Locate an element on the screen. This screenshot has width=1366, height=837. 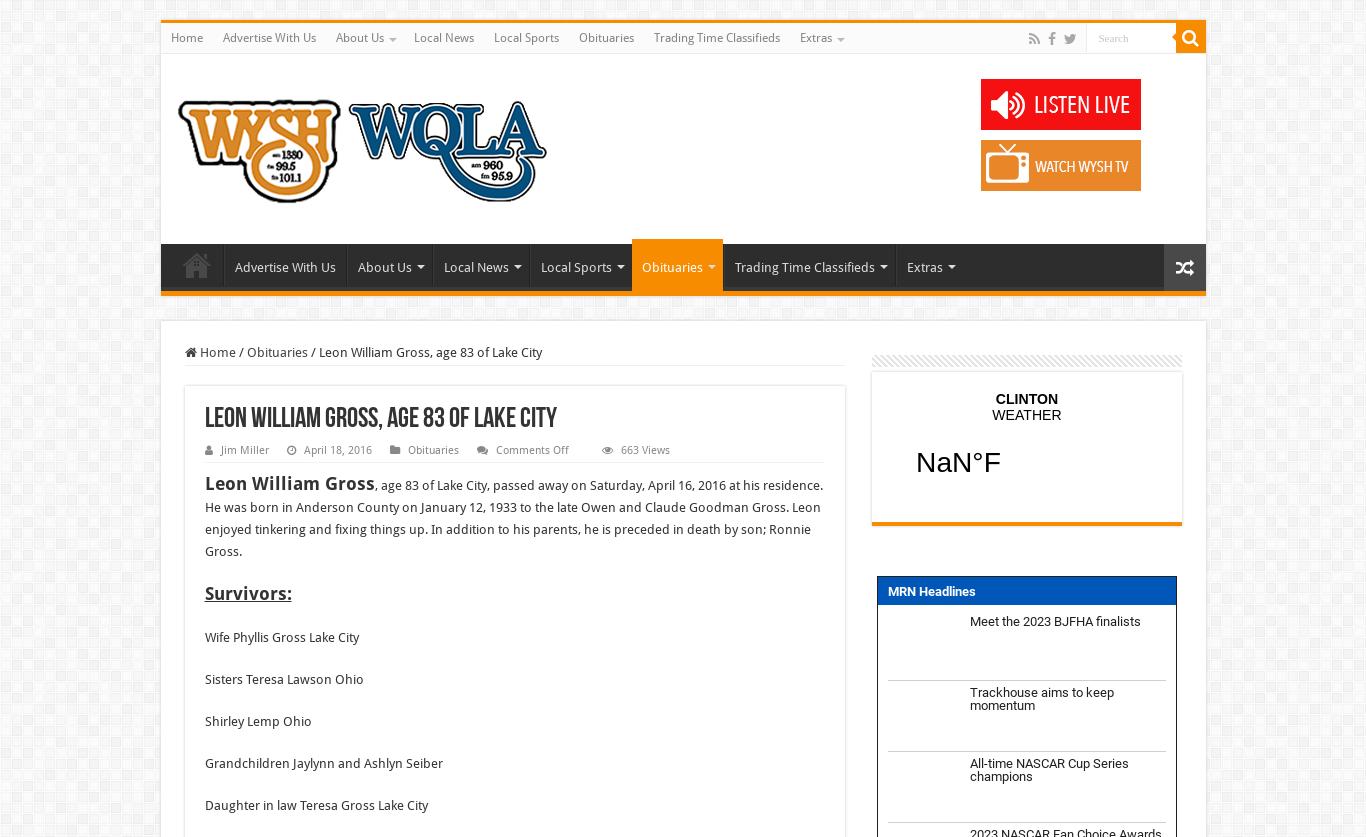
'Home' is located at coordinates (214, 352).